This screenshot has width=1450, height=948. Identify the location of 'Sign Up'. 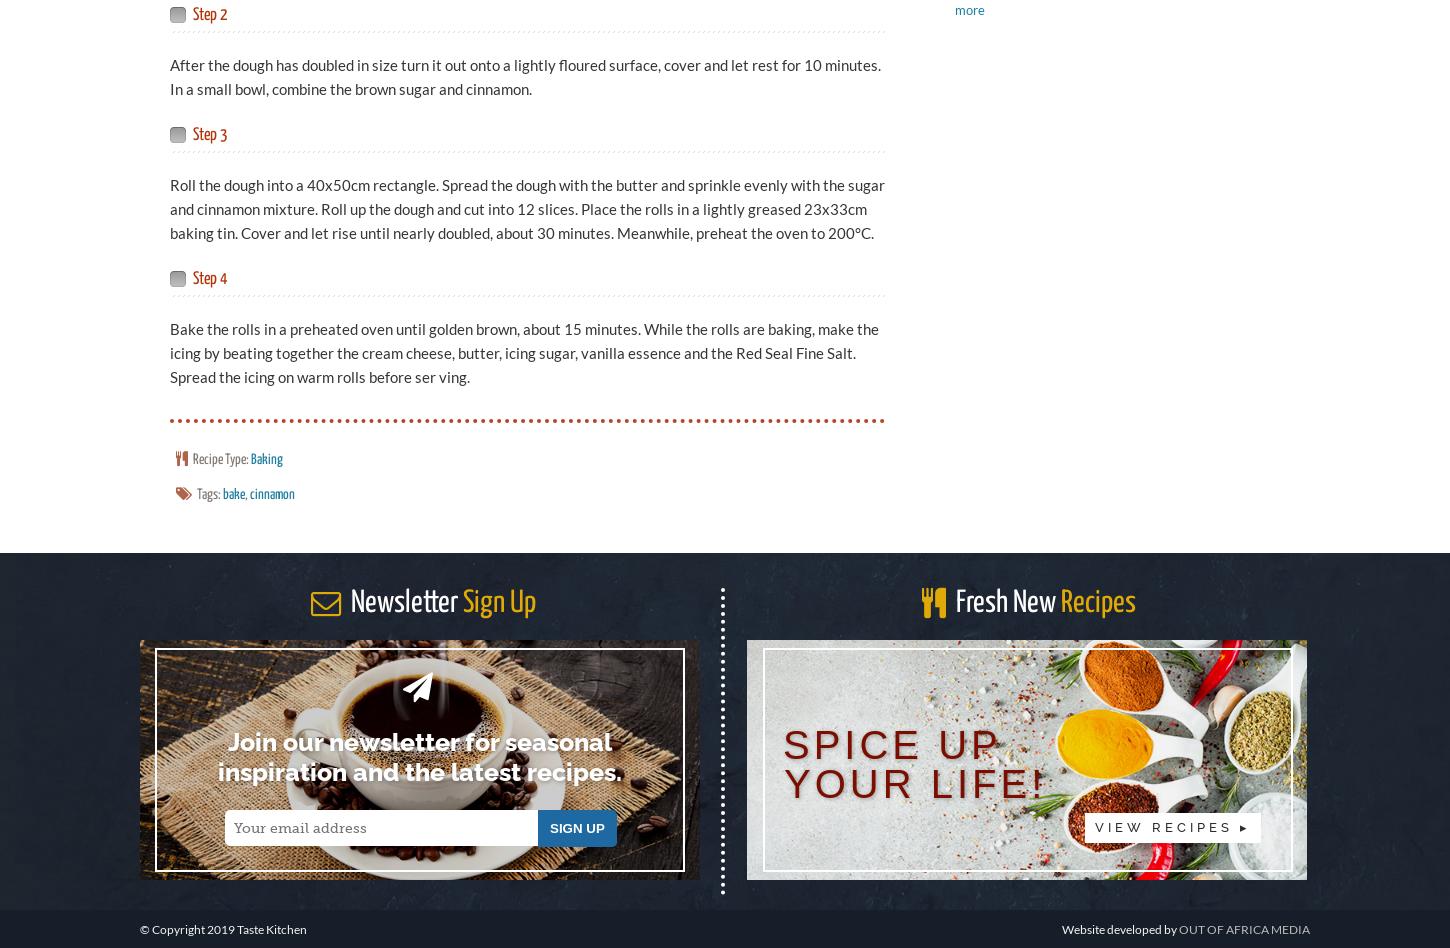
(498, 602).